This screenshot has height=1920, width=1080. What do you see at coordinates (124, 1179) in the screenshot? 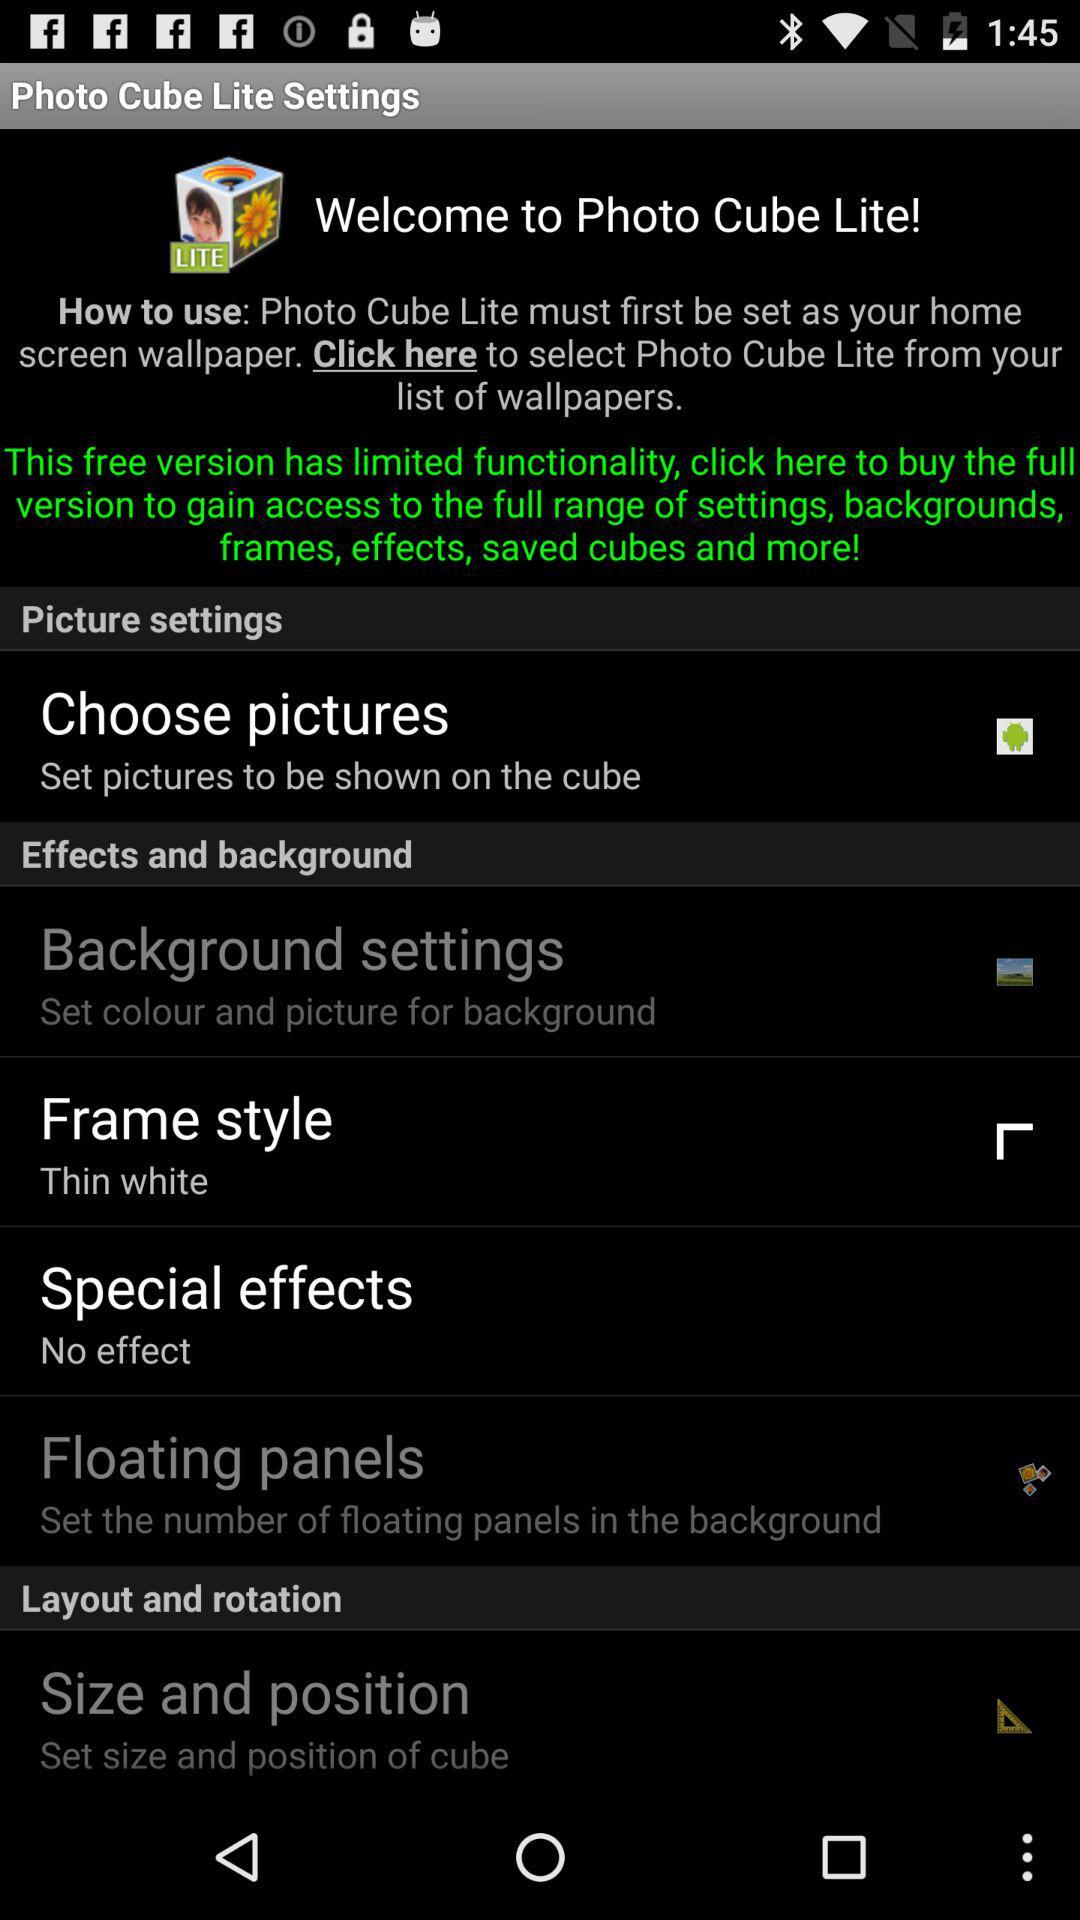
I see `item above special effects icon` at bounding box center [124, 1179].